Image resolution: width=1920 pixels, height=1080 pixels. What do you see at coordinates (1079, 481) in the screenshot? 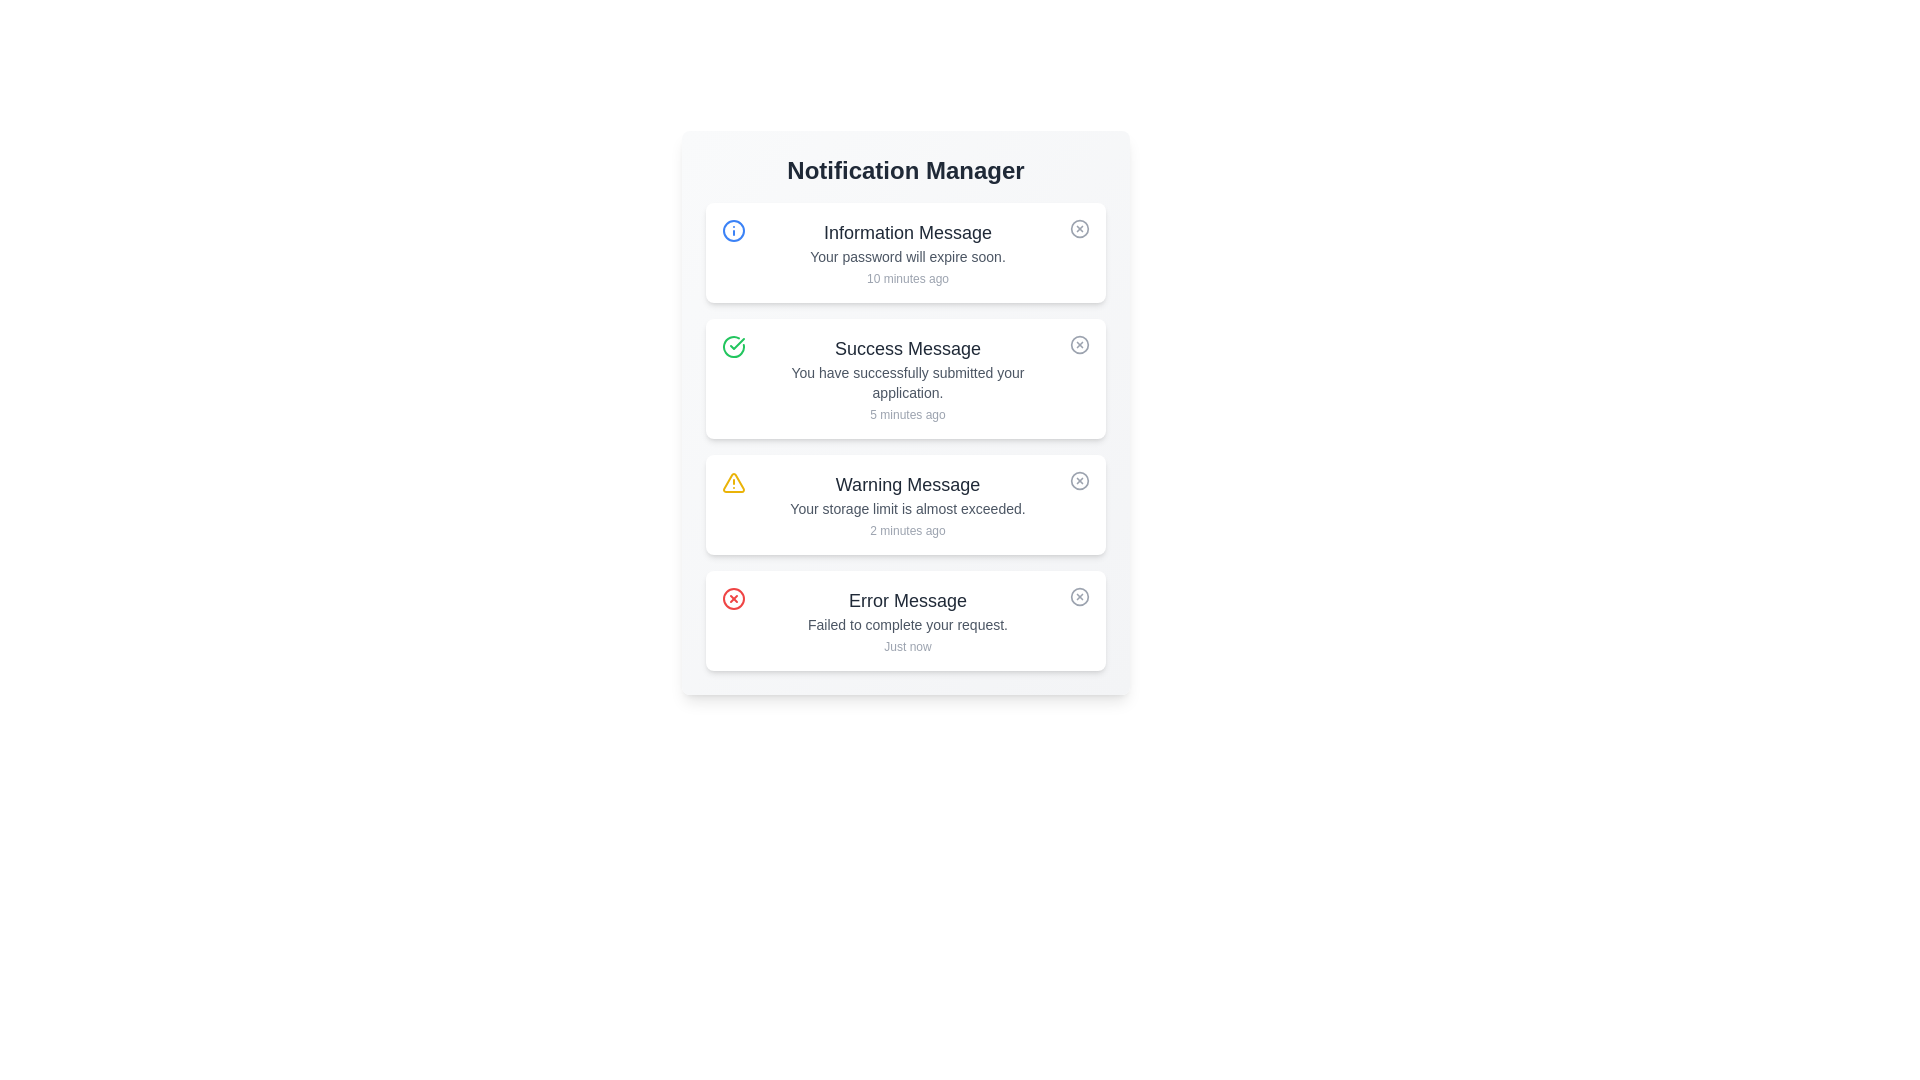
I see `the circular border of the warning icon, which is located in the third row of the notification list, to the right of the 'Warning Message' text as a decorative element` at bounding box center [1079, 481].